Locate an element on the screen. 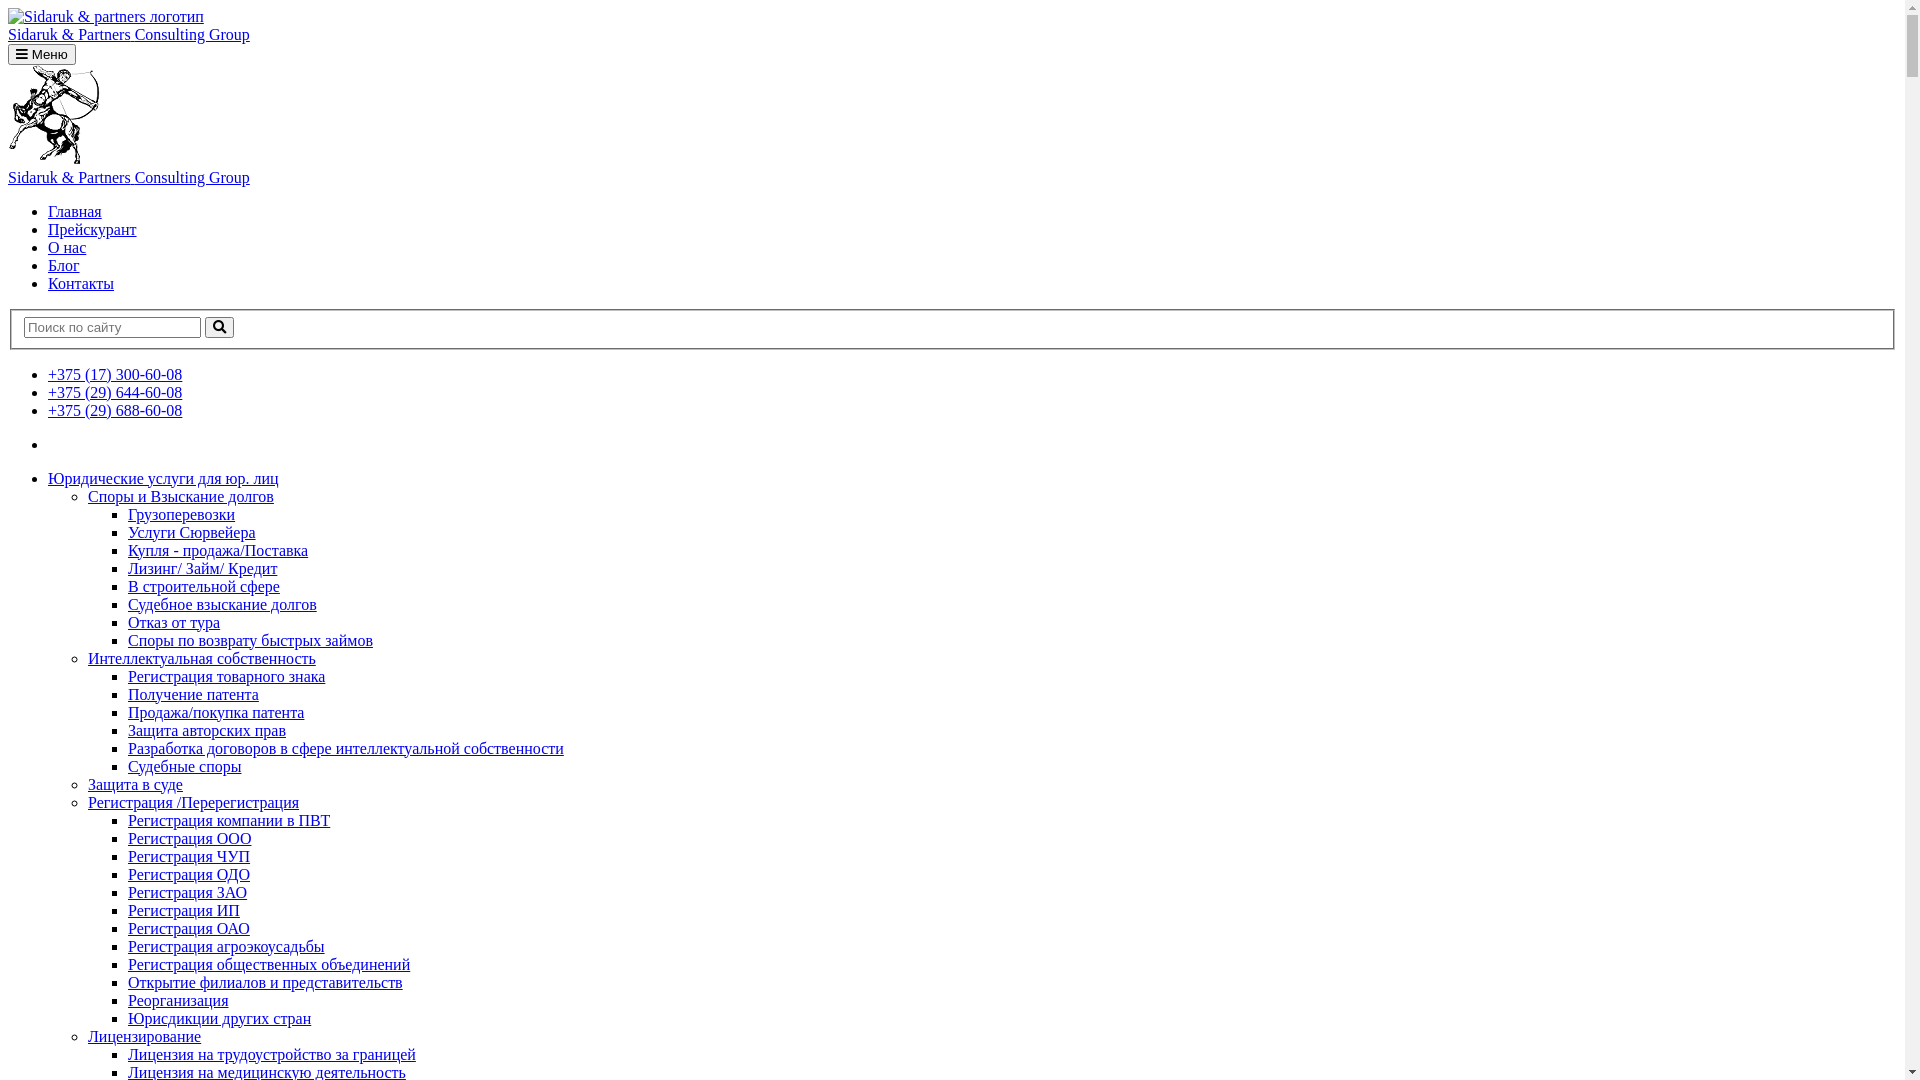 This screenshot has width=1920, height=1080. '+375 (17) 300-60-08' is located at coordinates (114, 374).